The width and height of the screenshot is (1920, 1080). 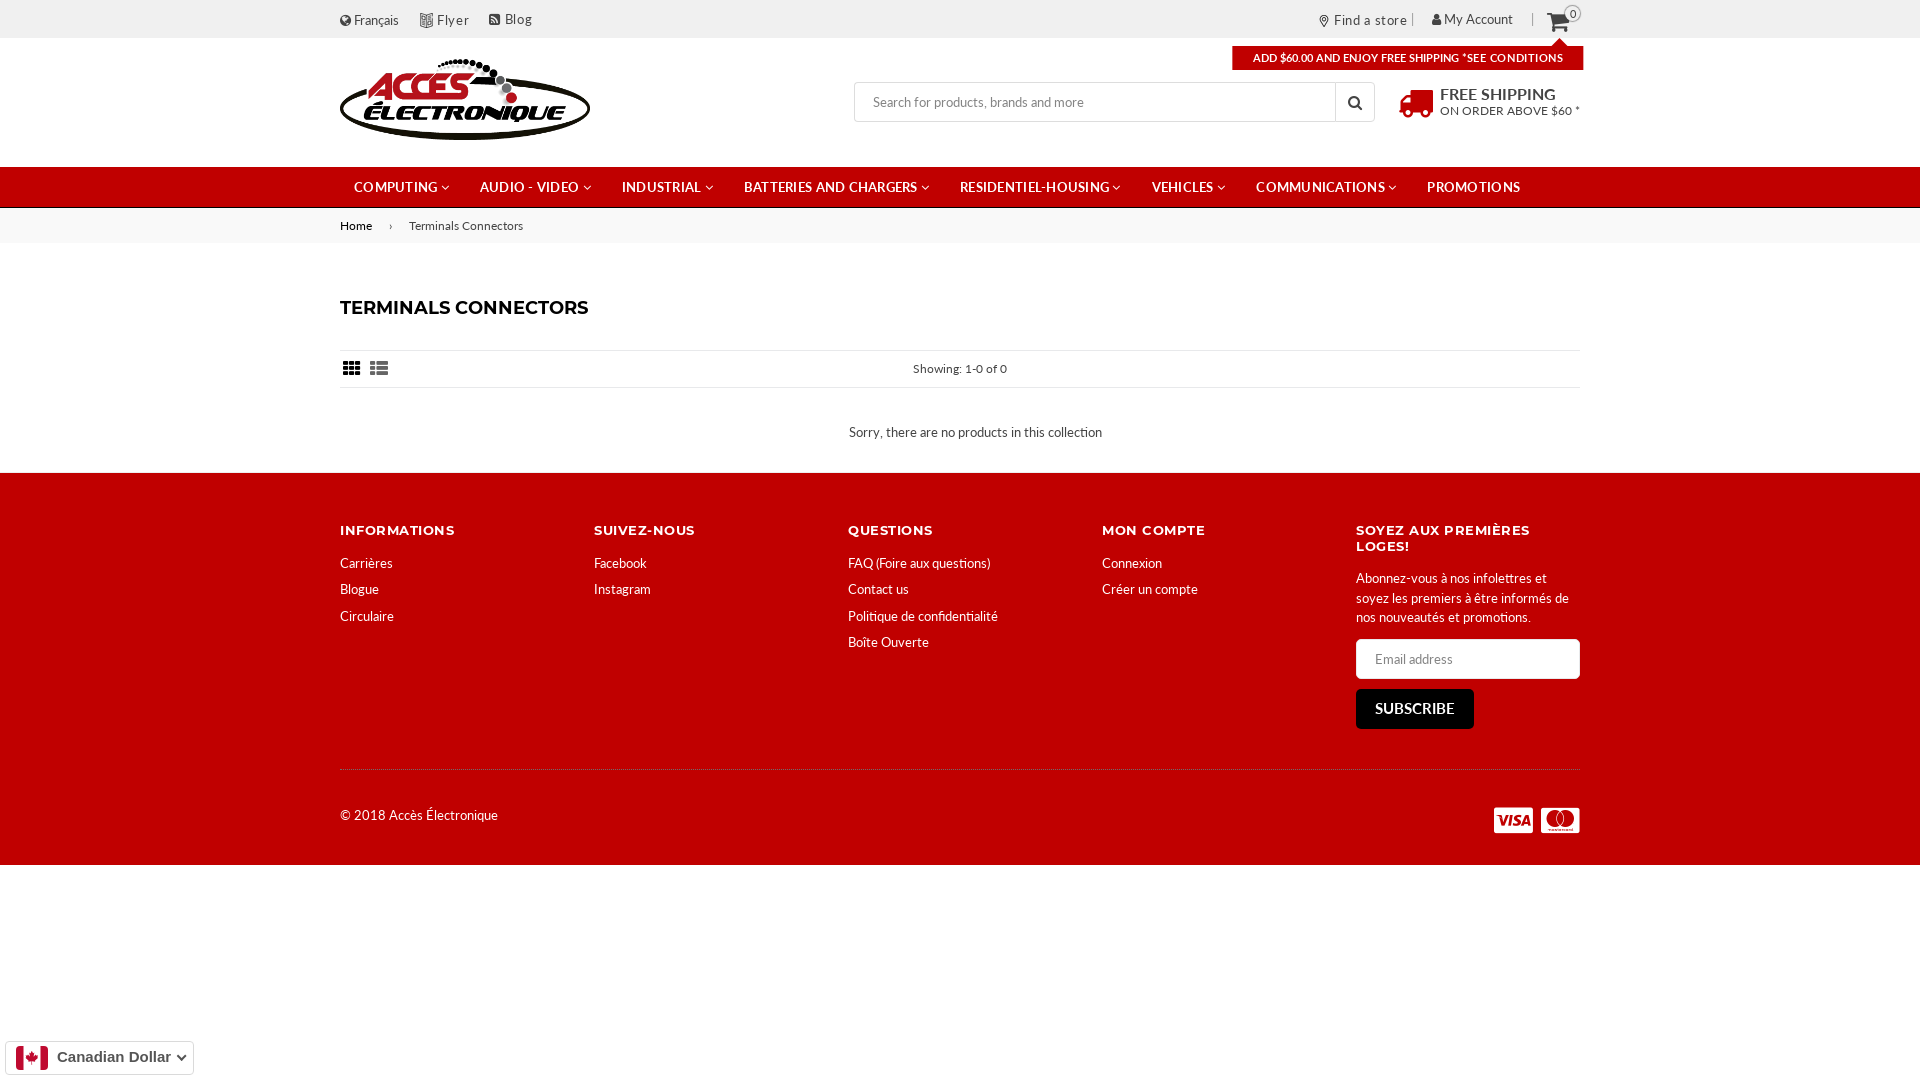 I want to click on 'Home', so click(x=359, y=225).